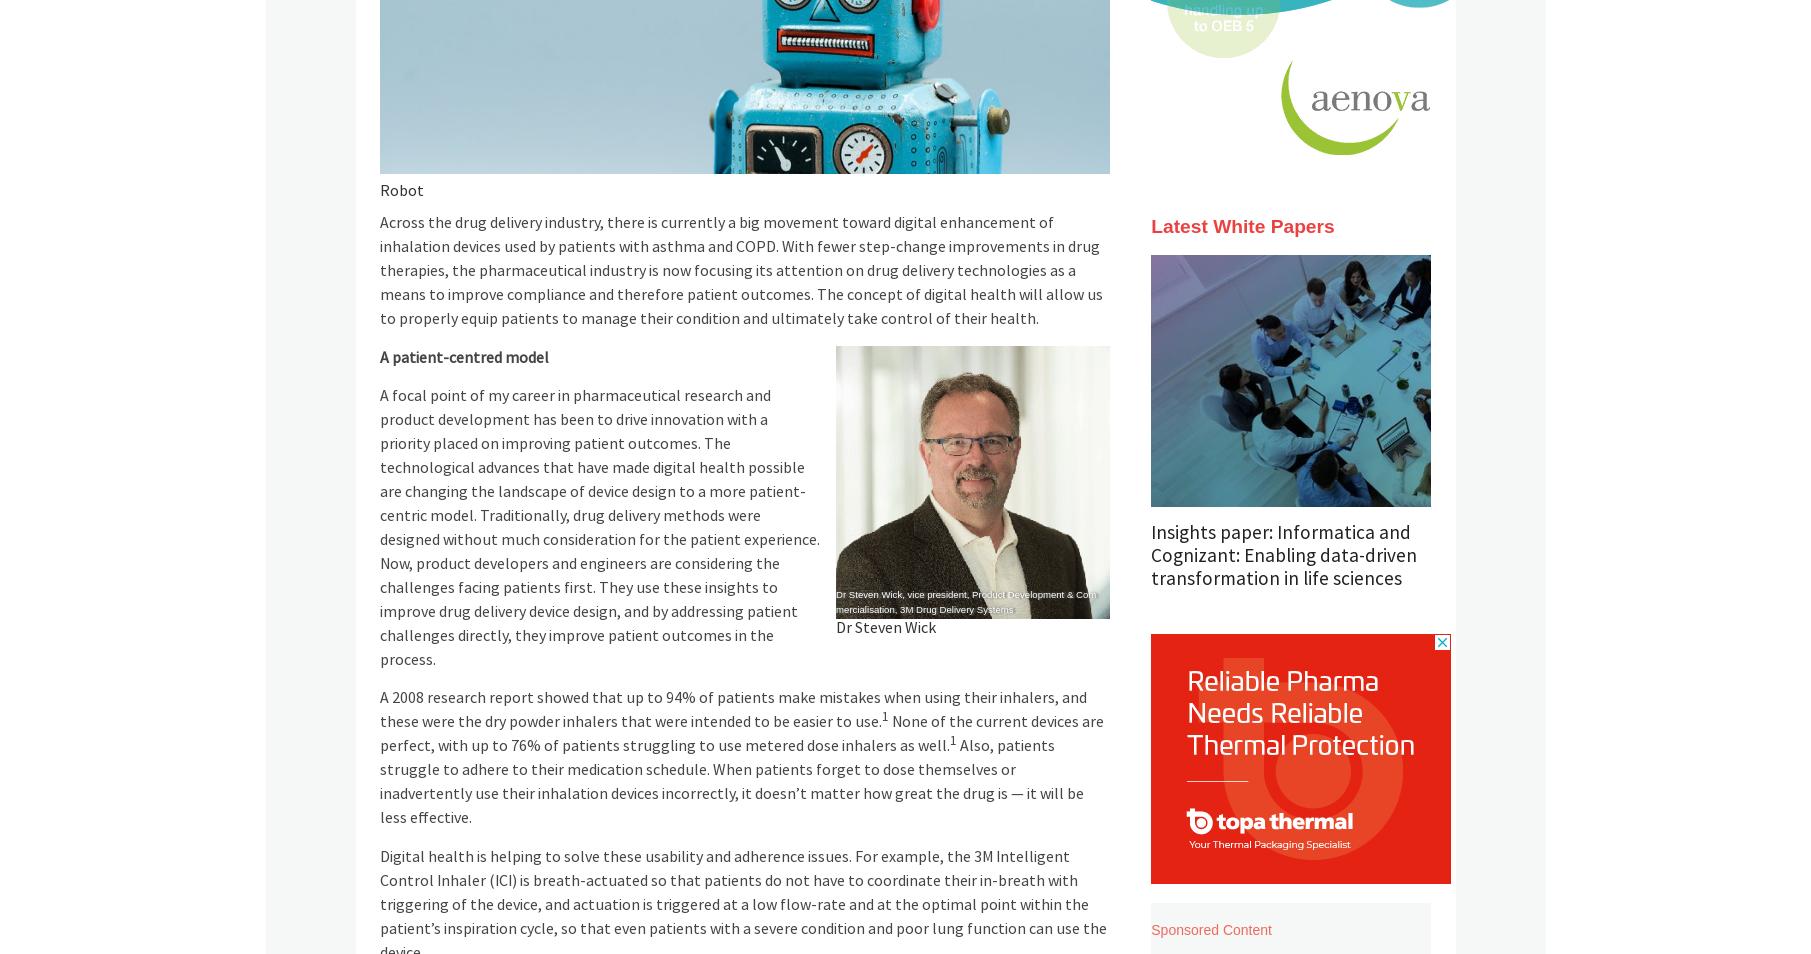 This screenshot has width=1811, height=954. I want to click on 'Across the drug delivery industry, there is currently a big movement toward digital enhancement of inhalation devices used by patients with asthma and COPD. With fewer step-change improvements in drug therapies, the pharmaceutical industry is now focusing its attention on drug delivery technologies as a means to improve compliance and therefore patient outcomes. The concept of digital health will allow us to properly equip patients to manage their condition and ultimately take control of their health.', so click(739, 271).